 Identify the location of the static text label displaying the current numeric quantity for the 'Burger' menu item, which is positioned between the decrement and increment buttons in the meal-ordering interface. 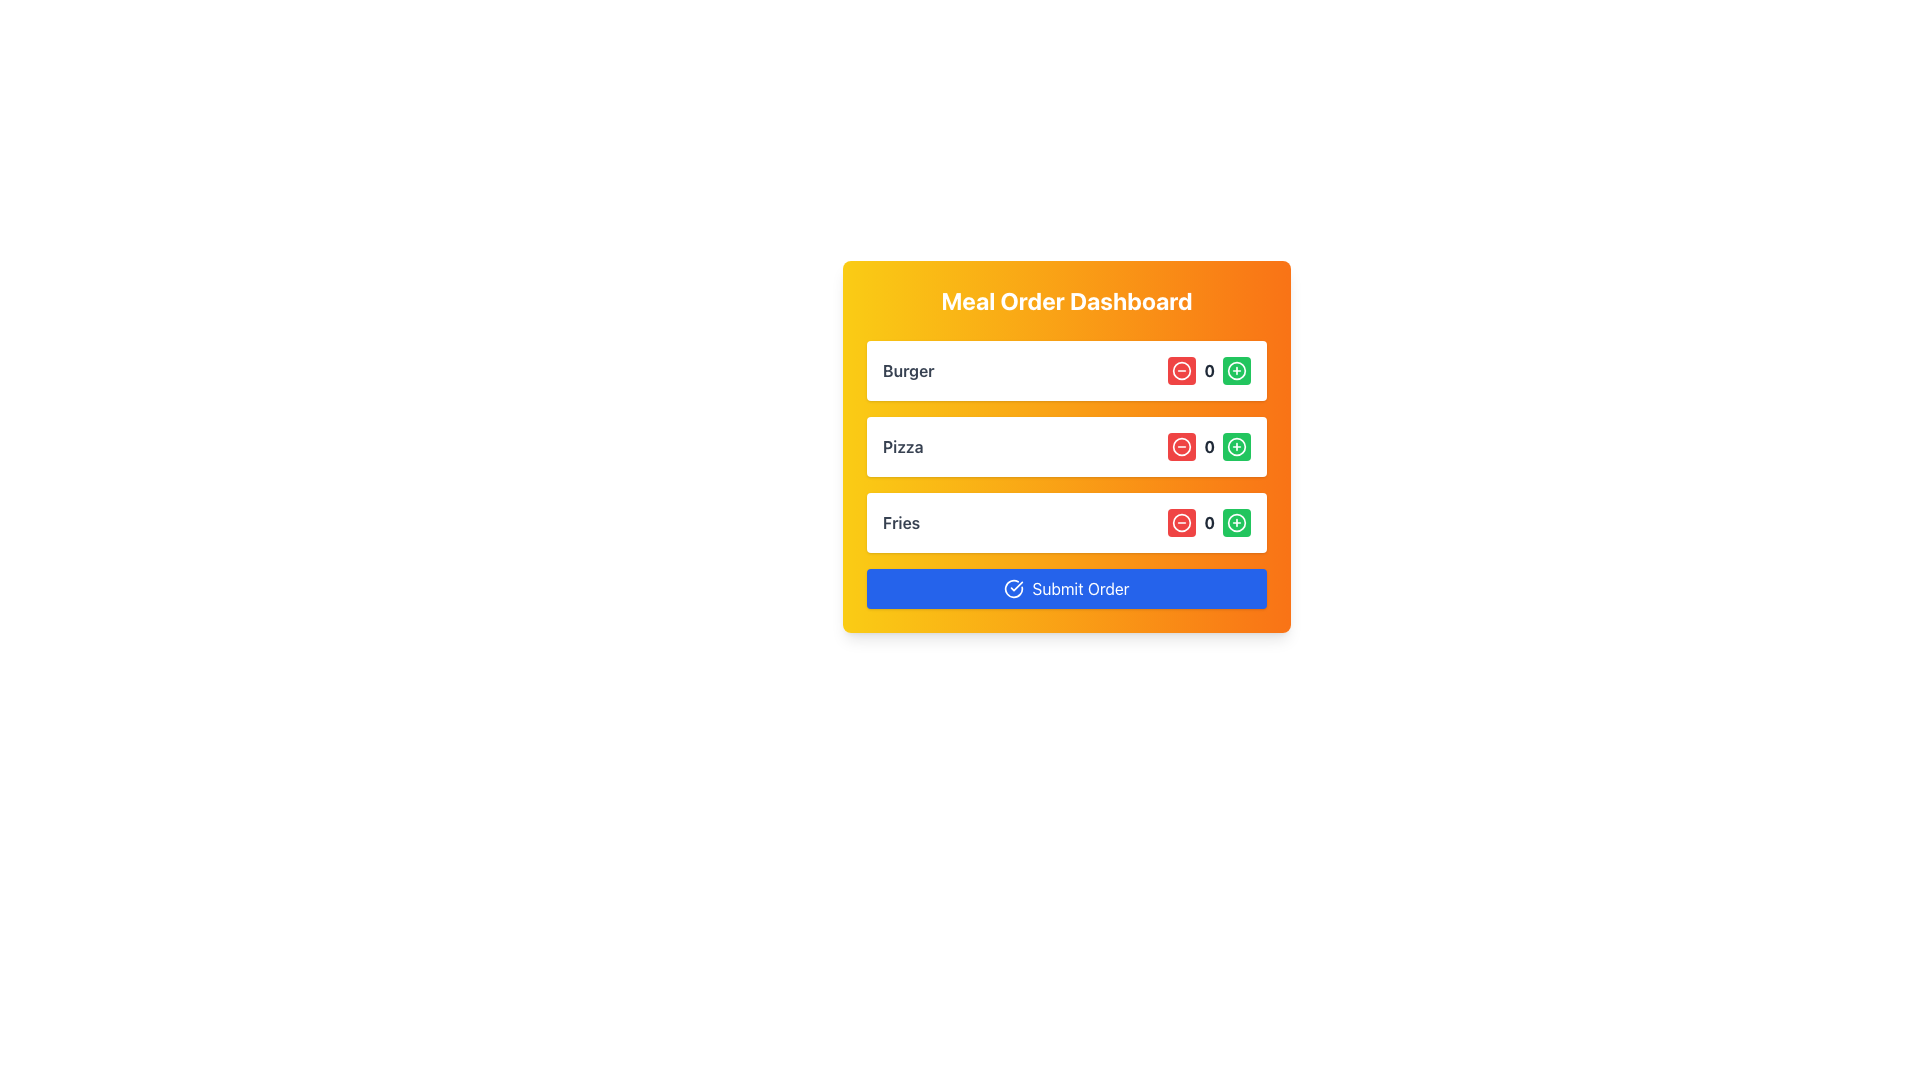
(1208, 370).